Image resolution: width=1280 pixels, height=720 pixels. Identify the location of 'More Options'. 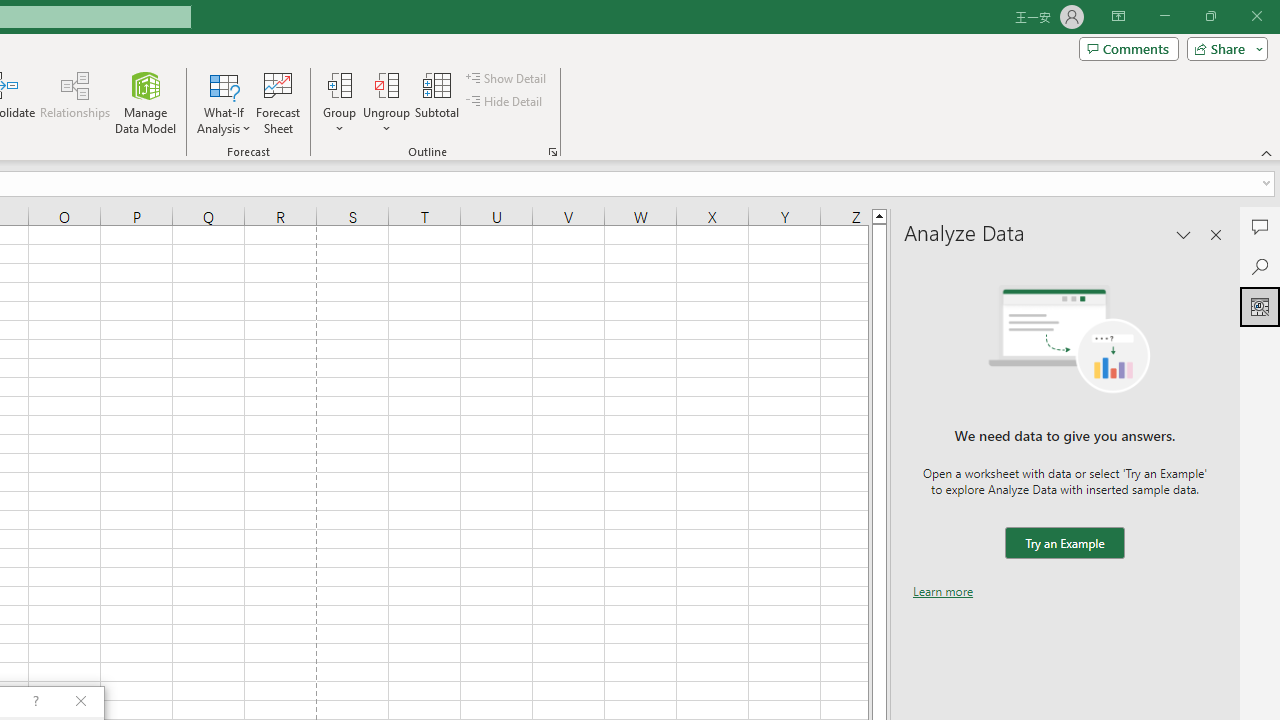
(387, 121).